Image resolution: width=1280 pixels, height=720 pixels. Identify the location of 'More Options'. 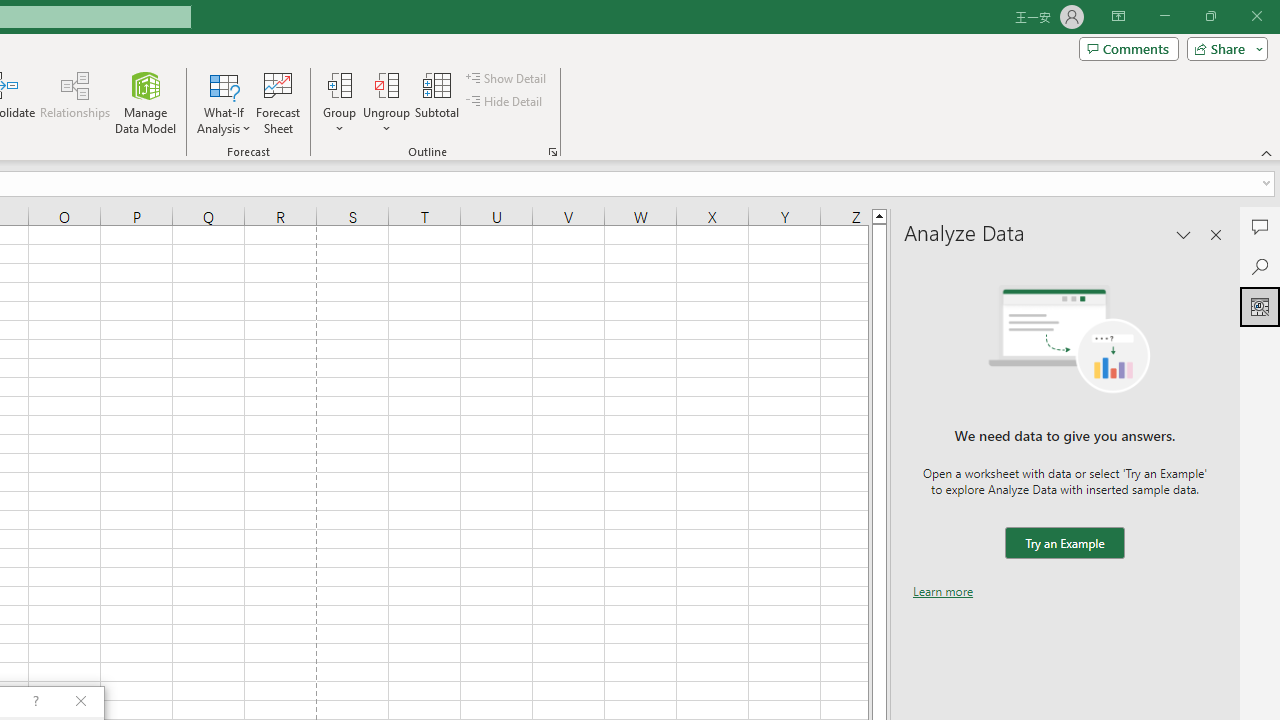
(387, 121).